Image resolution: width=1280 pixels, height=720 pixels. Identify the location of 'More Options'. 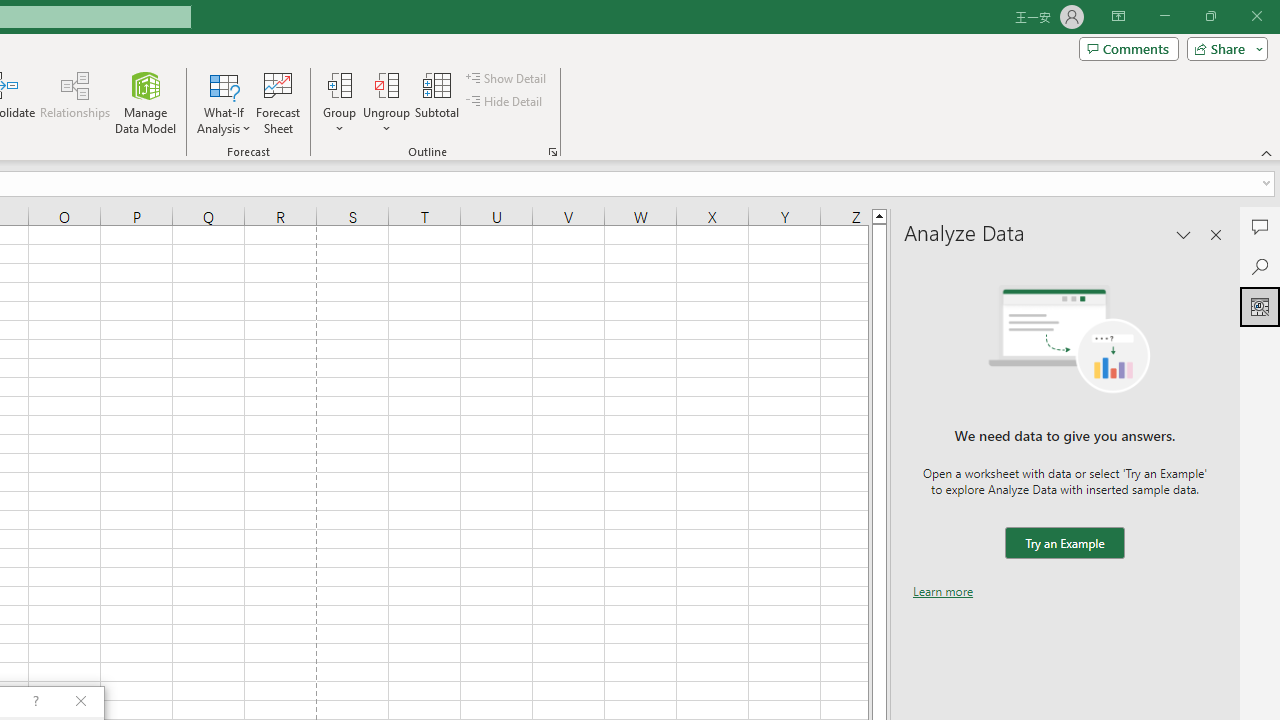
(387, 121).